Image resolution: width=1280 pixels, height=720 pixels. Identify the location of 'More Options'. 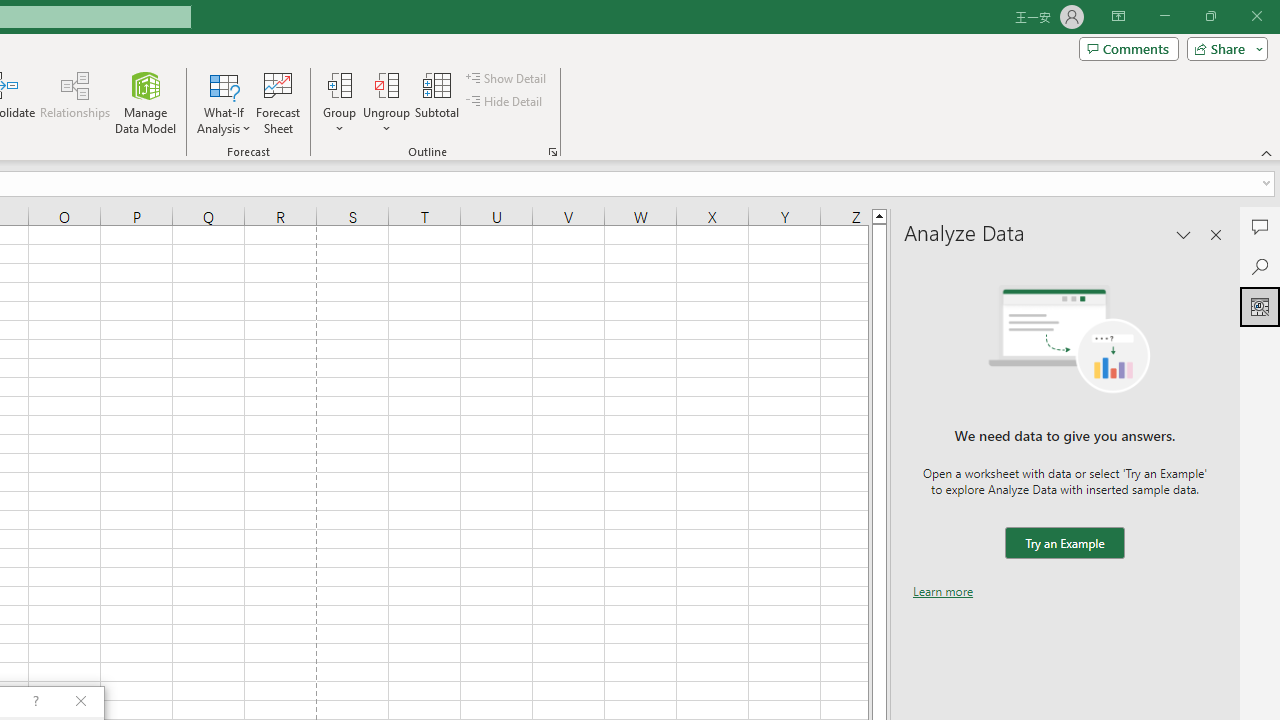
(387, 121).